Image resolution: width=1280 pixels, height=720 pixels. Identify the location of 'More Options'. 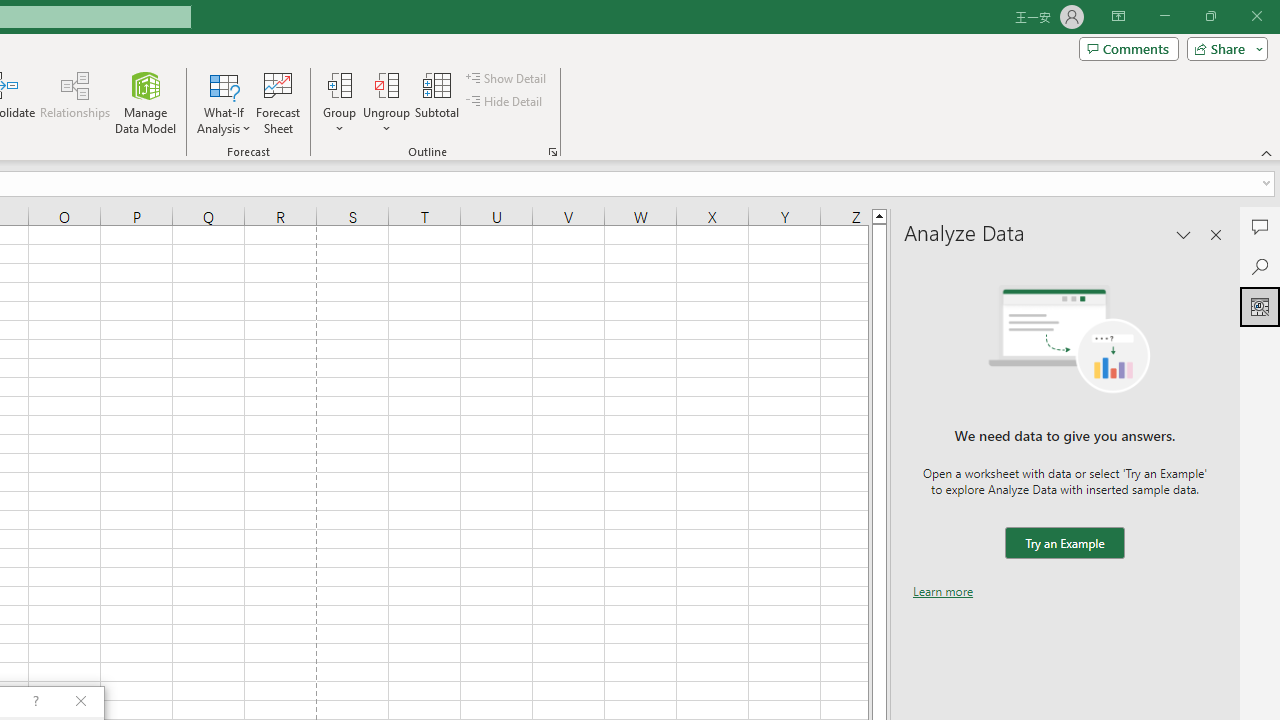
(387, 121).